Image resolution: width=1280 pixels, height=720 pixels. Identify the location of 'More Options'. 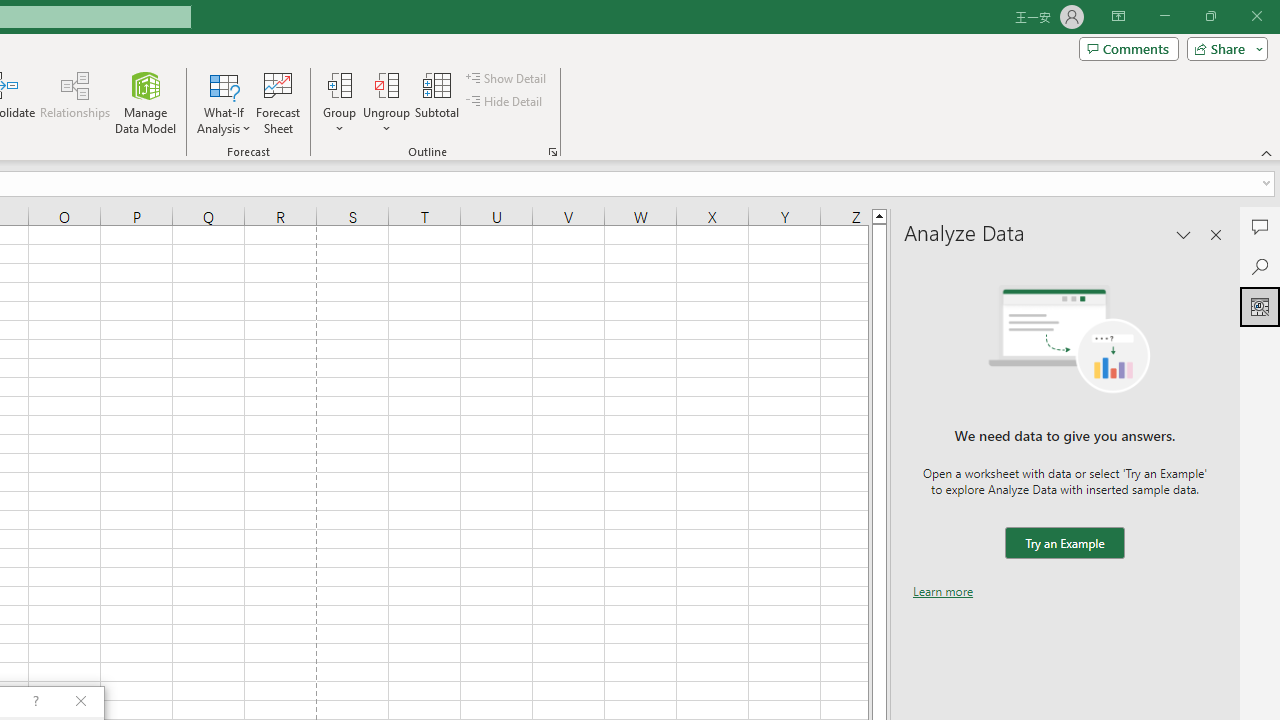
(387, 121).